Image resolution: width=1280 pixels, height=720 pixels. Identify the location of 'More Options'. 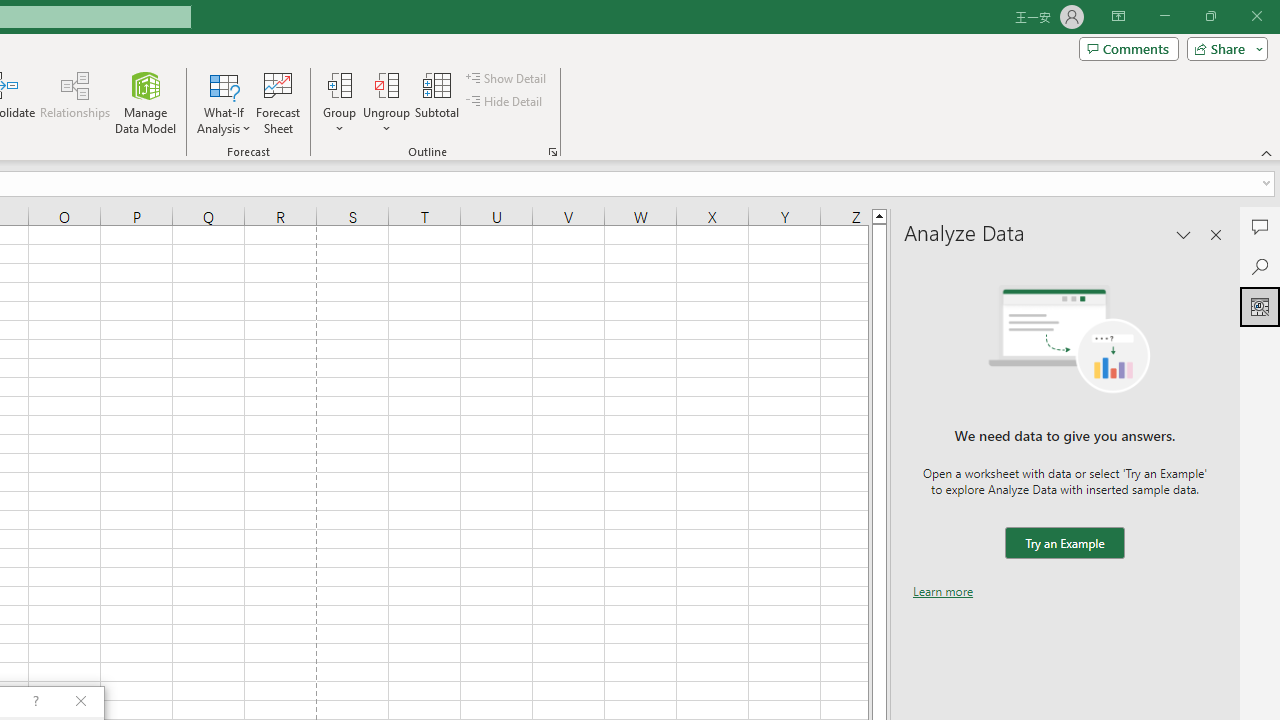
(387, 121).